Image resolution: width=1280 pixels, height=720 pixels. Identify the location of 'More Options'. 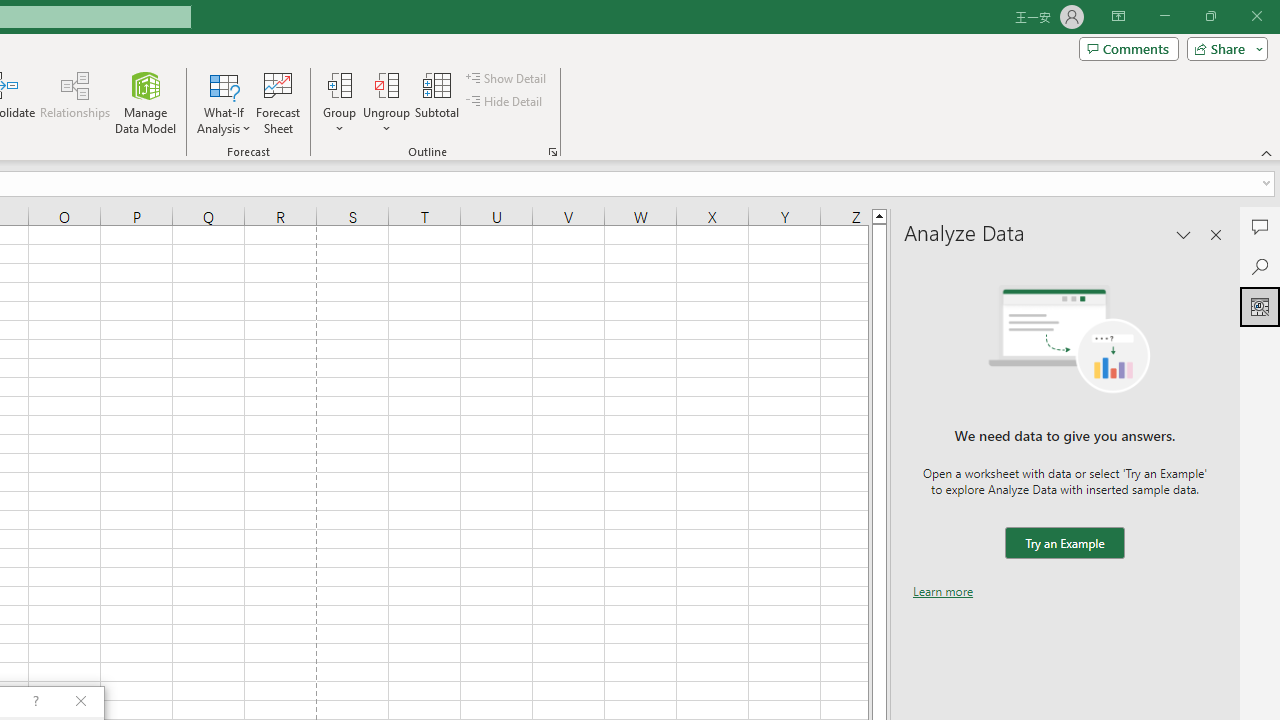
(387, 121).